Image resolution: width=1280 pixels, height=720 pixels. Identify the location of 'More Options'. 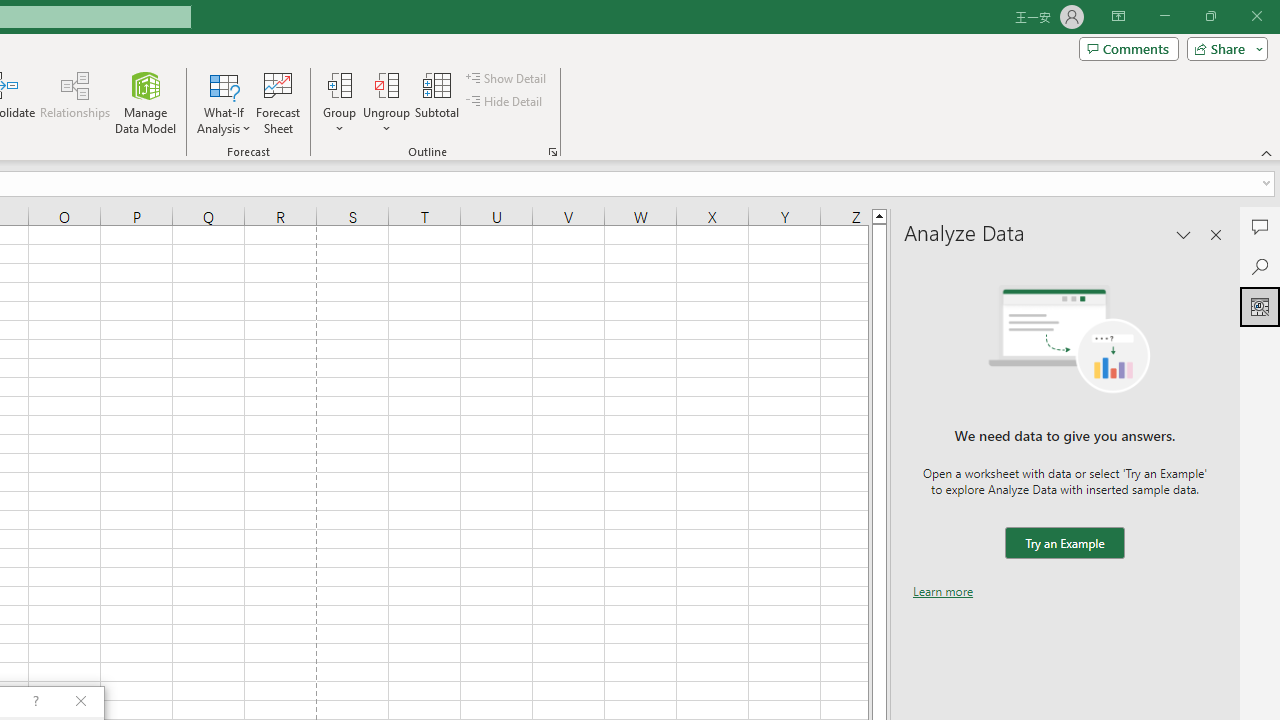
(387, 121).